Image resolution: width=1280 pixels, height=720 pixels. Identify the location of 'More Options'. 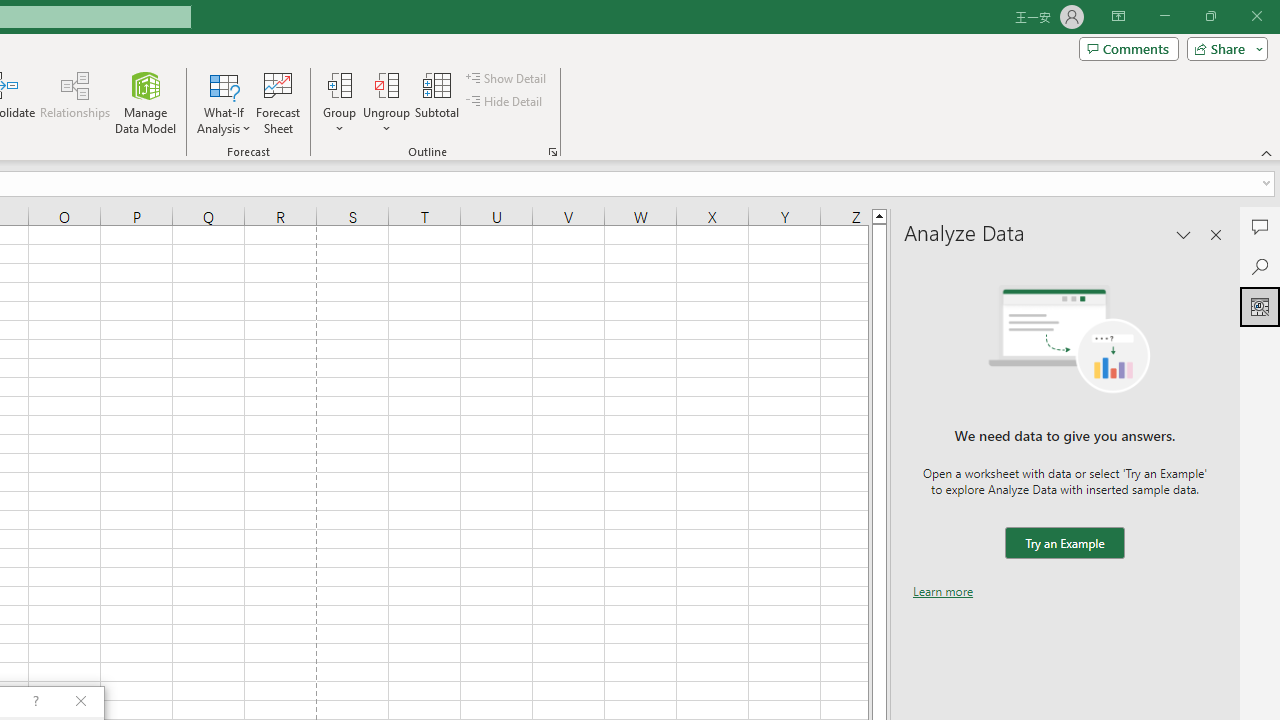
(387, 121).